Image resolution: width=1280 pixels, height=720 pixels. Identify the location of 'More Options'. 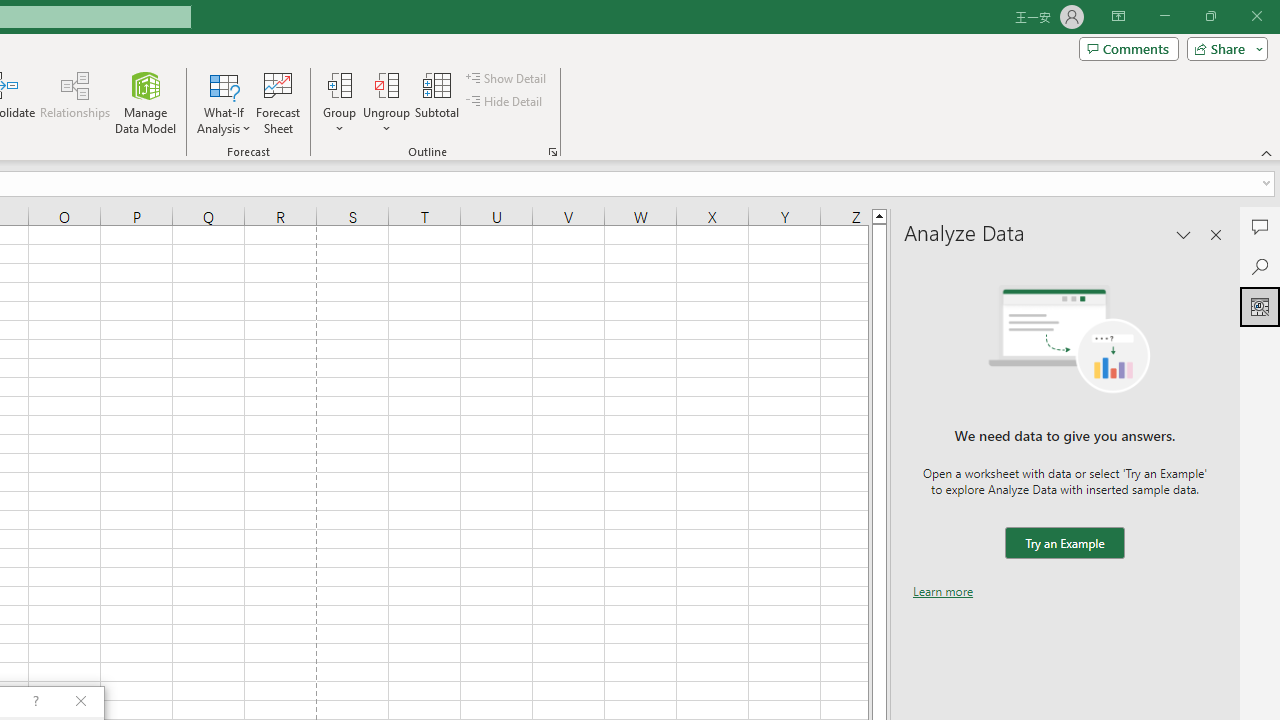
(387, 121).